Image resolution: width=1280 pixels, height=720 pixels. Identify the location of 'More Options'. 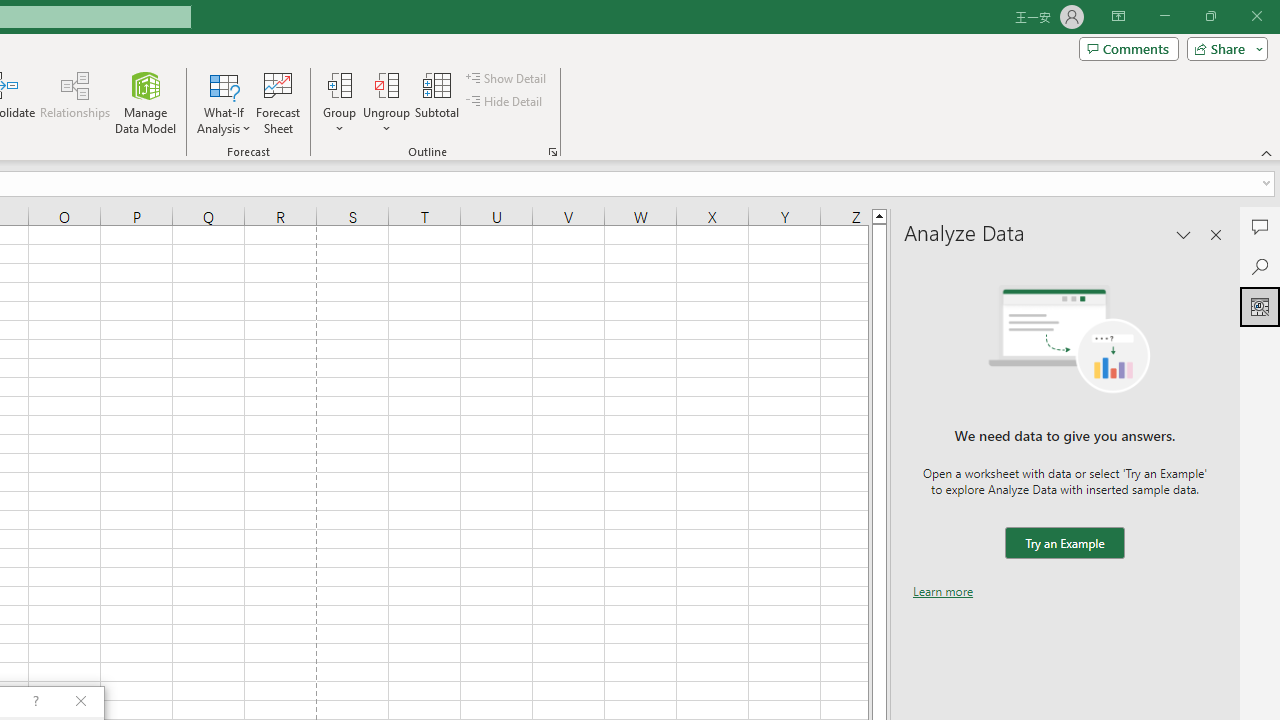
(387, 121).